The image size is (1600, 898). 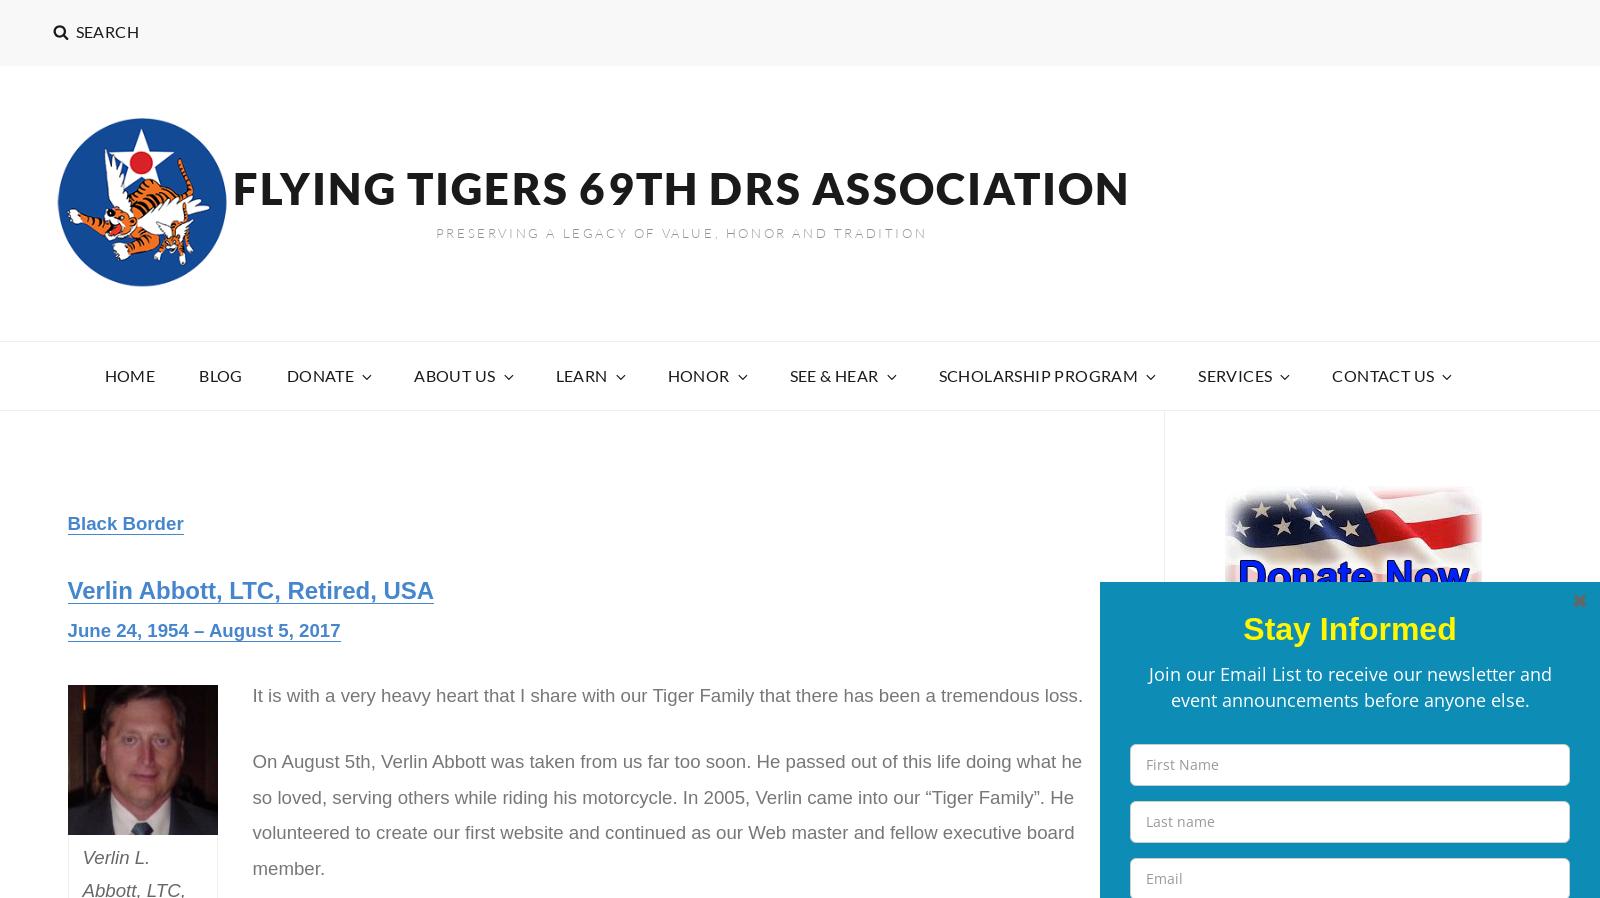 What do you see at coordinates (320, 374) in the screenshot?
I see `'DONATE'` at bounding box center [320, 374].